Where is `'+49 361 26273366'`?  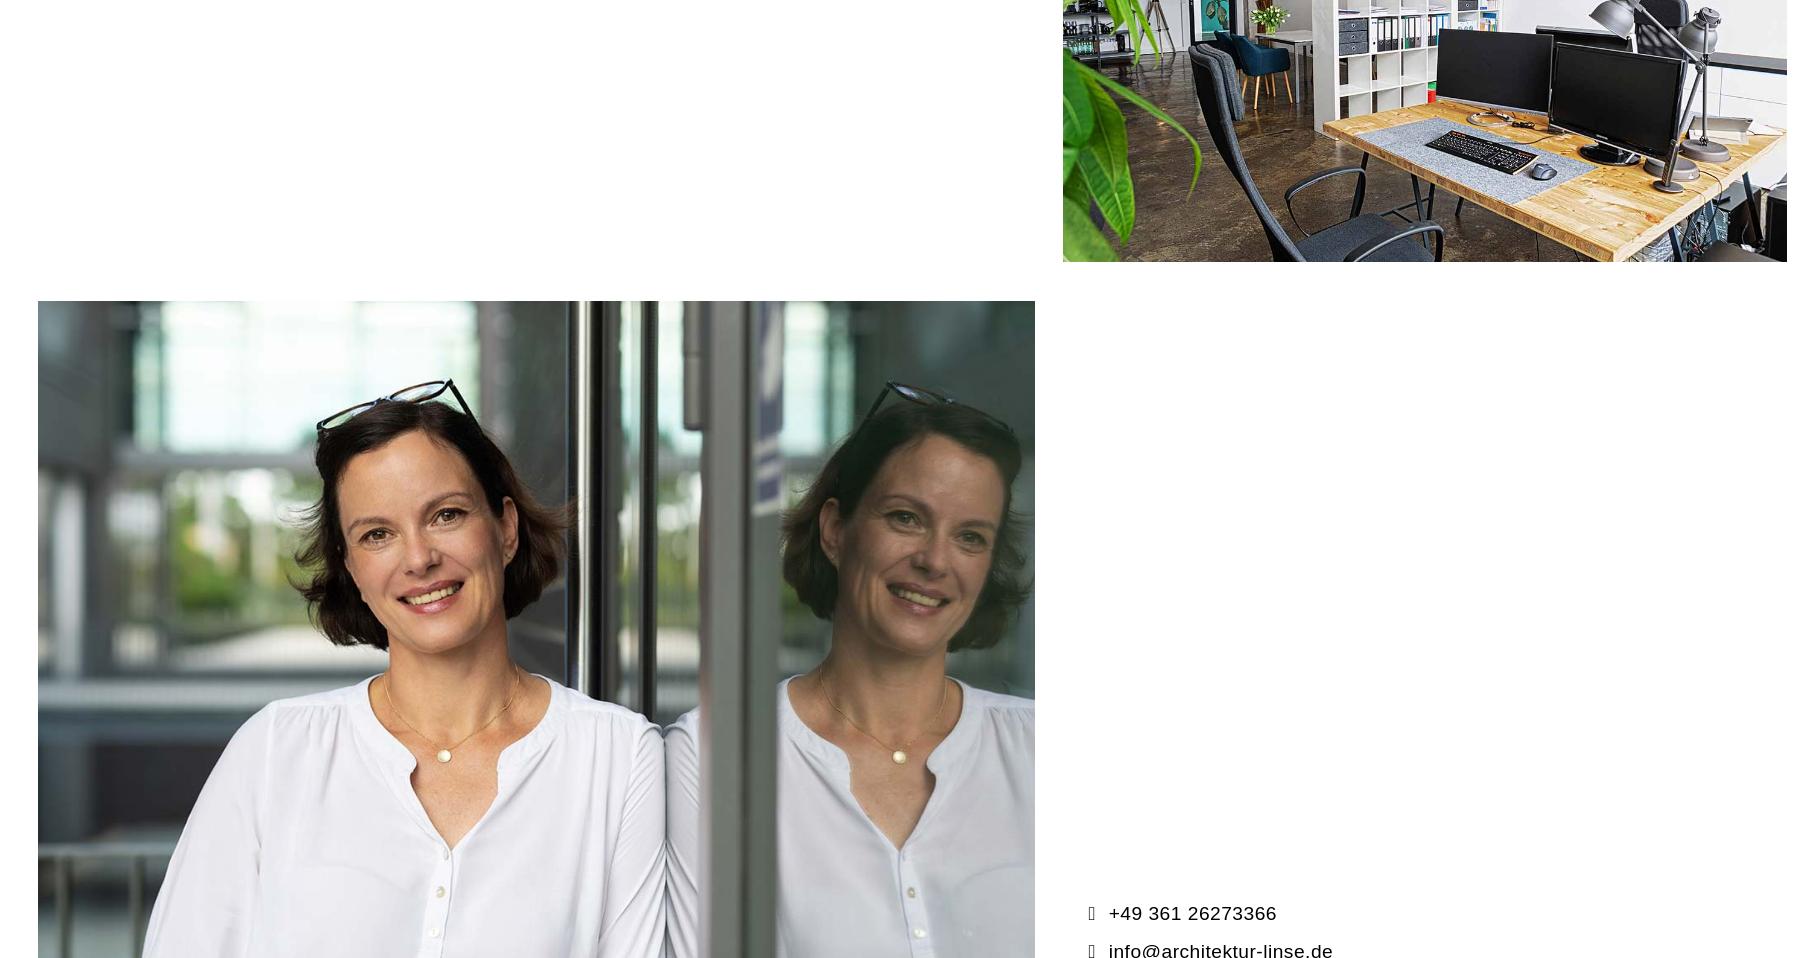
'+49 361 26273366' is located at coordinates (1342, 446).